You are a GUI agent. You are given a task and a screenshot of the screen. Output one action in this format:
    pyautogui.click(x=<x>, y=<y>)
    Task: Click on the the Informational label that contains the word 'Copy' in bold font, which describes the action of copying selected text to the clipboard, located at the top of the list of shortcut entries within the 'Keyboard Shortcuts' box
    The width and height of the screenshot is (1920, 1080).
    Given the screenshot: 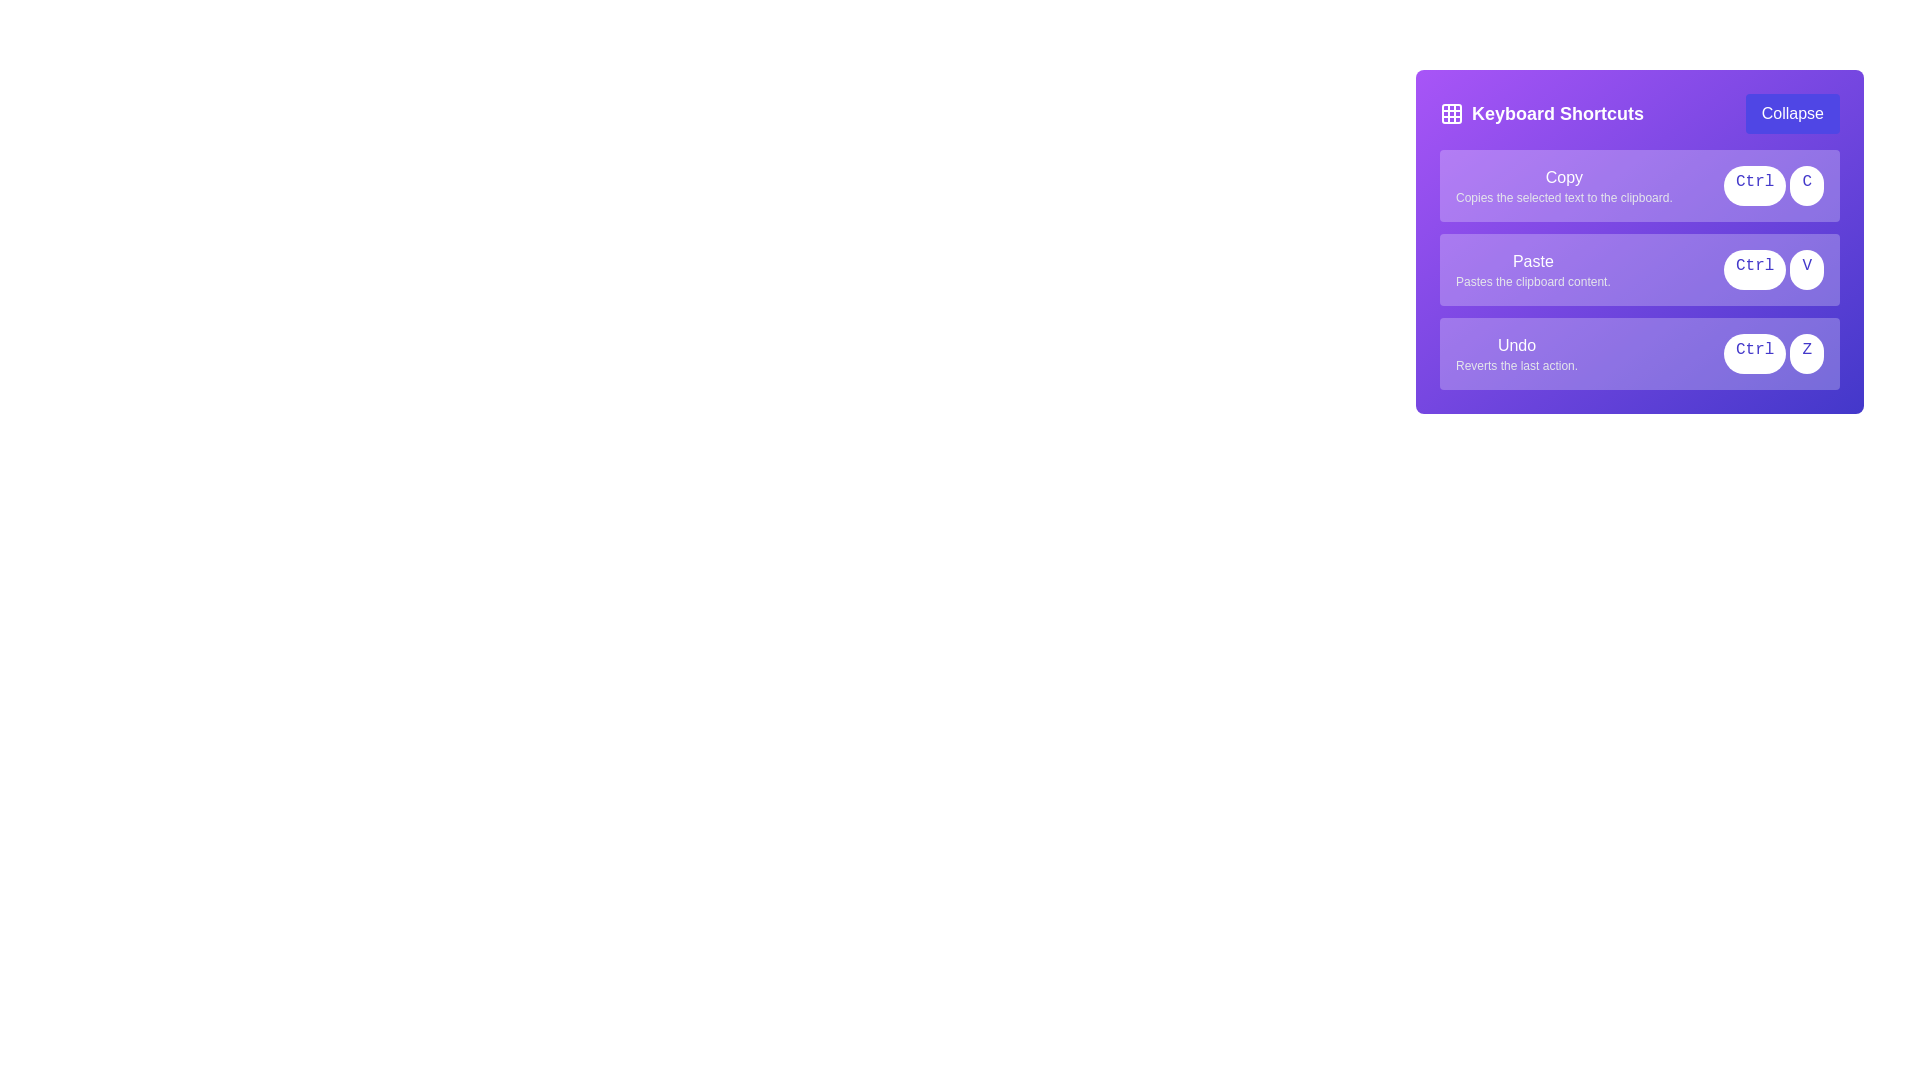 What is the action you would take?
    pyautogui.click(x=1563, y=185)
    